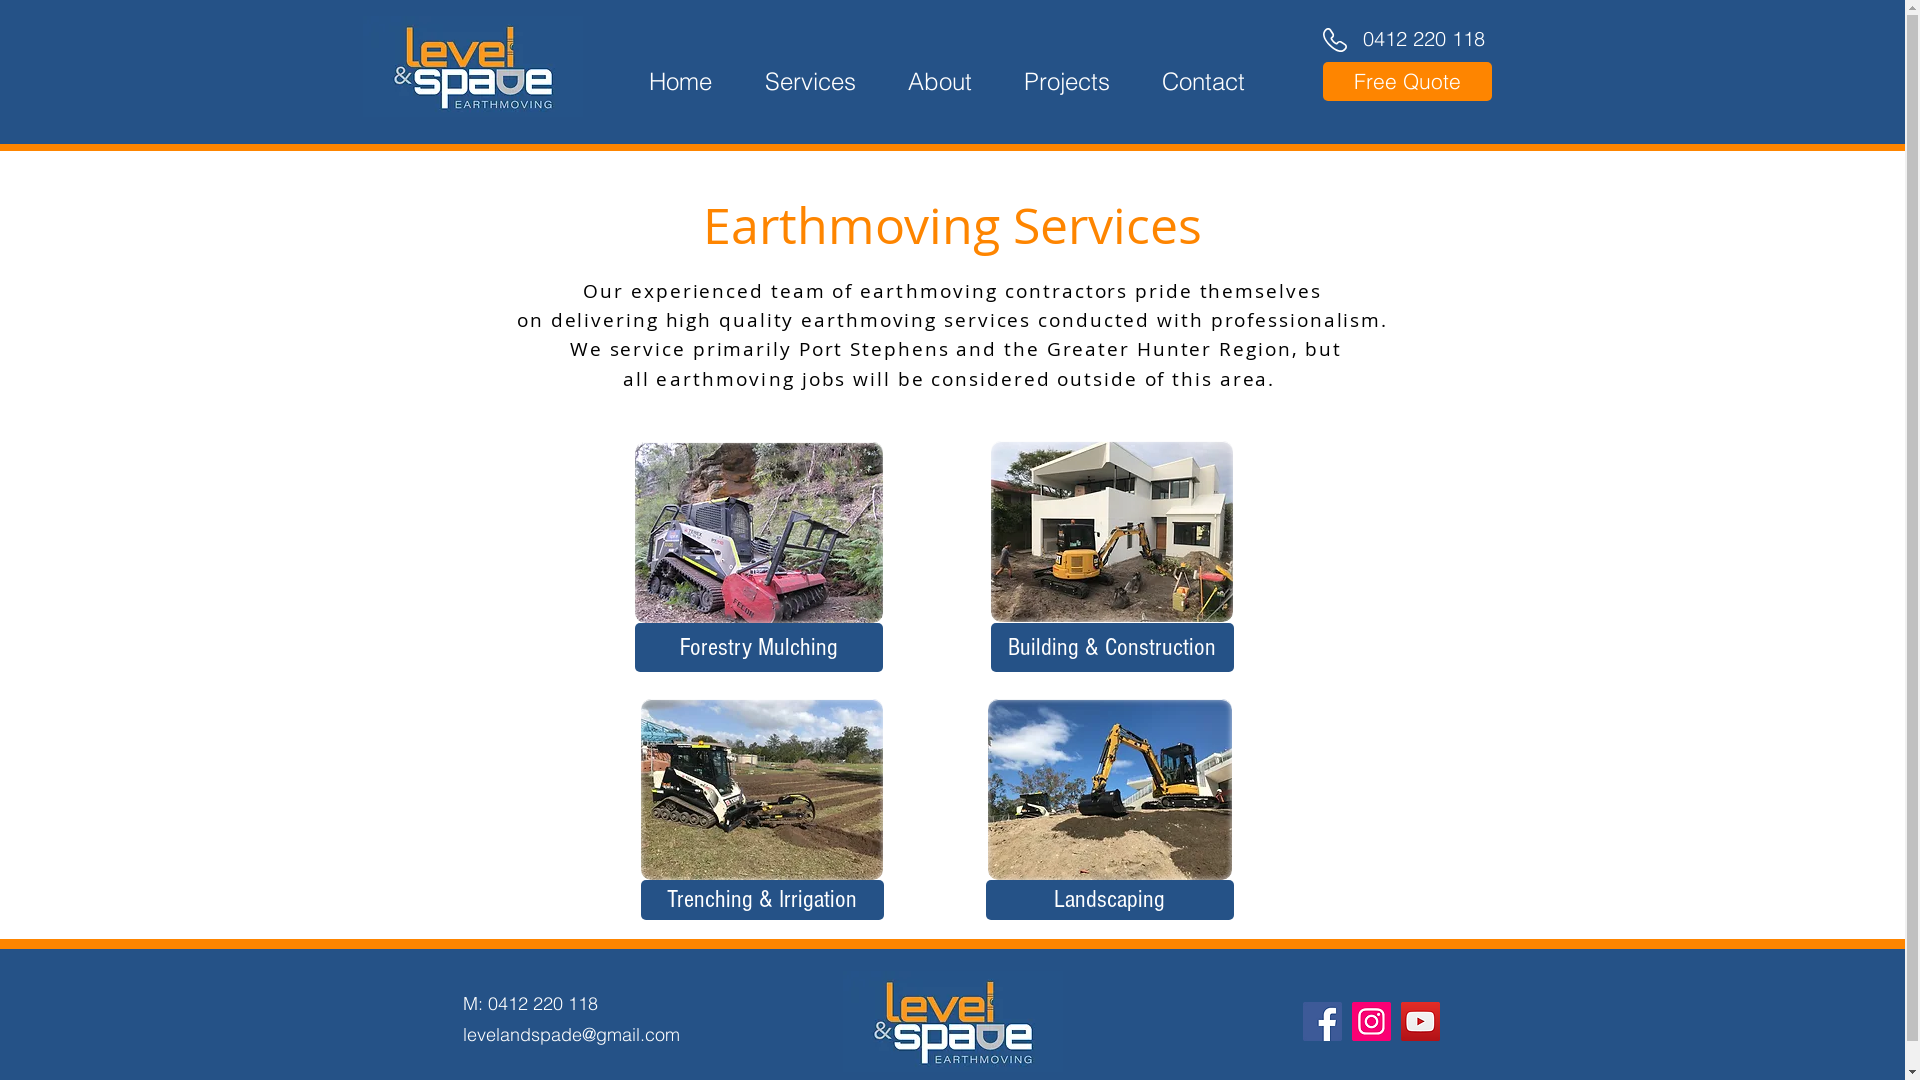 The height and width of the screenshot is (1080, 1920). I want to click on 'Bannisters Soldiers Point Turf Preparation', so click(1108, 788).